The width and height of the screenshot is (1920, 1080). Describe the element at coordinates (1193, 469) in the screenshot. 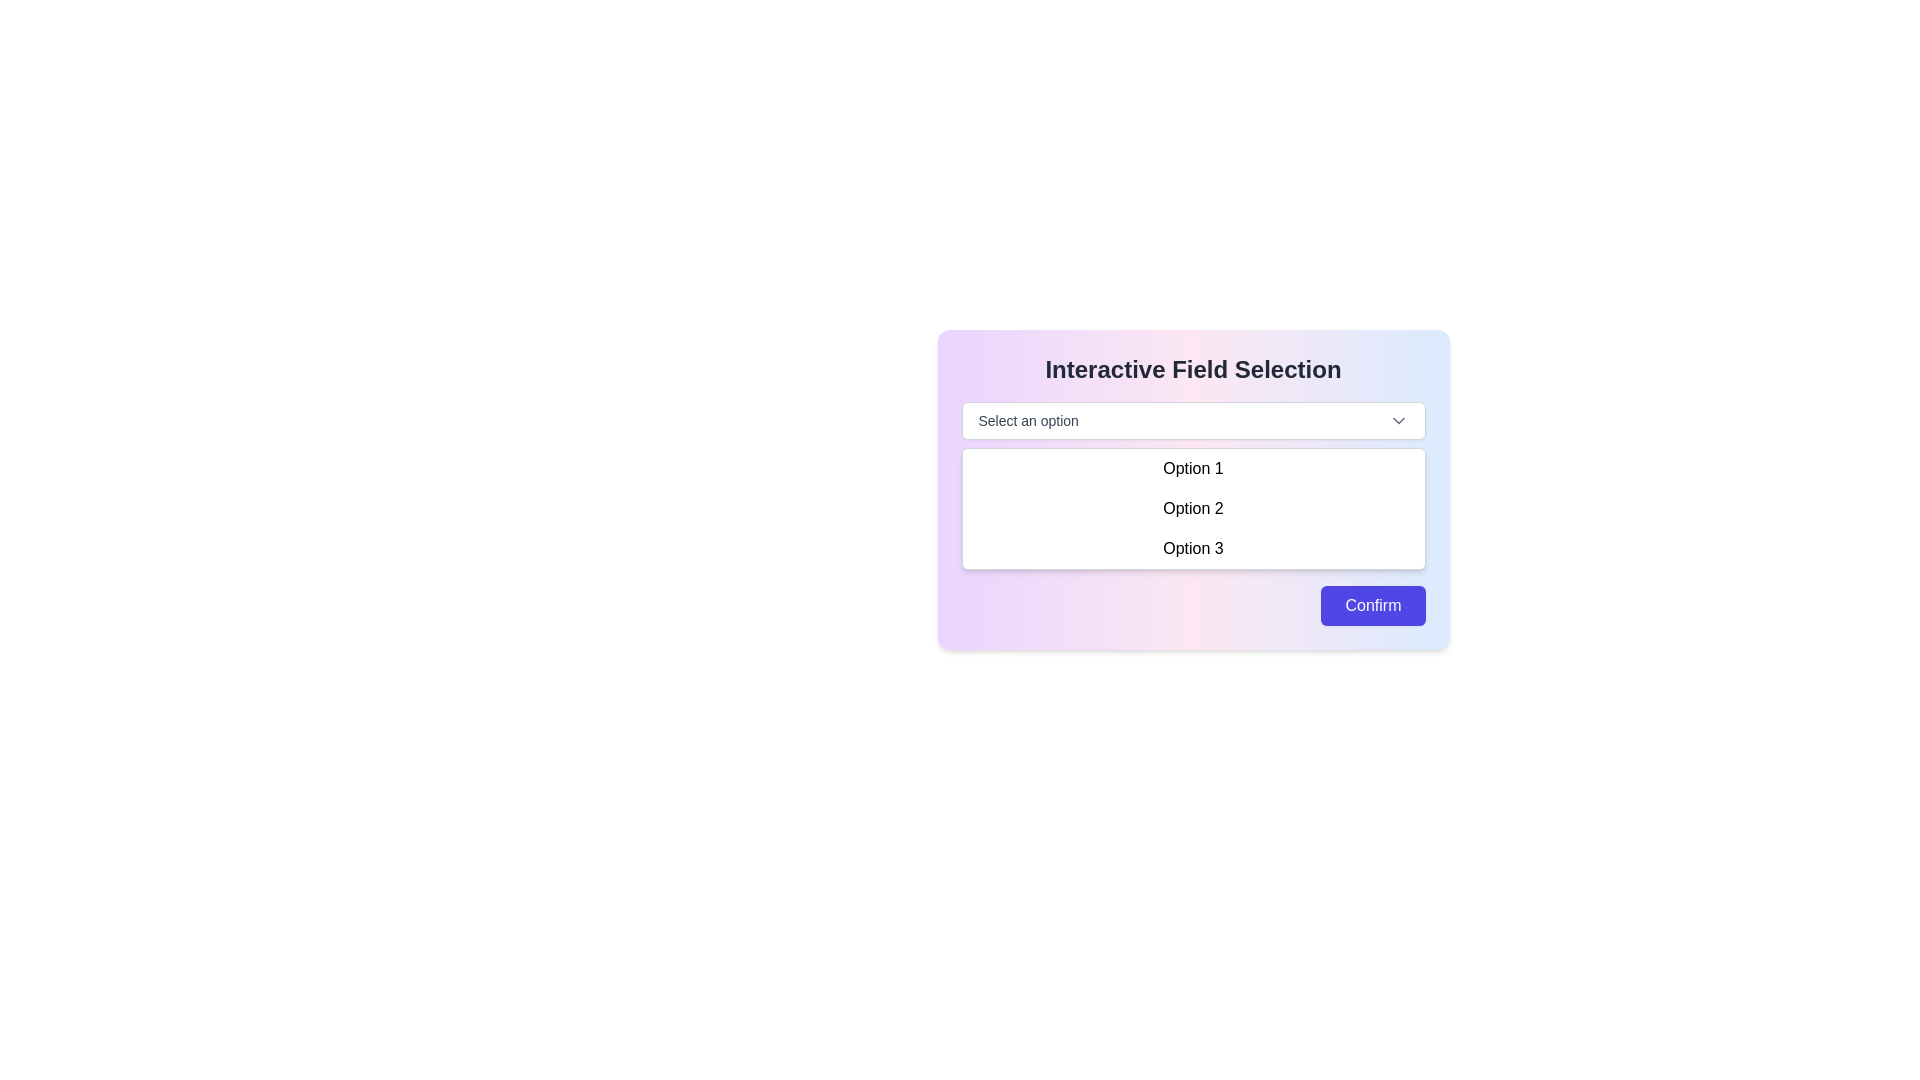

I see `the first option in the dropdown menu labeled 'Select an option'` at that location.